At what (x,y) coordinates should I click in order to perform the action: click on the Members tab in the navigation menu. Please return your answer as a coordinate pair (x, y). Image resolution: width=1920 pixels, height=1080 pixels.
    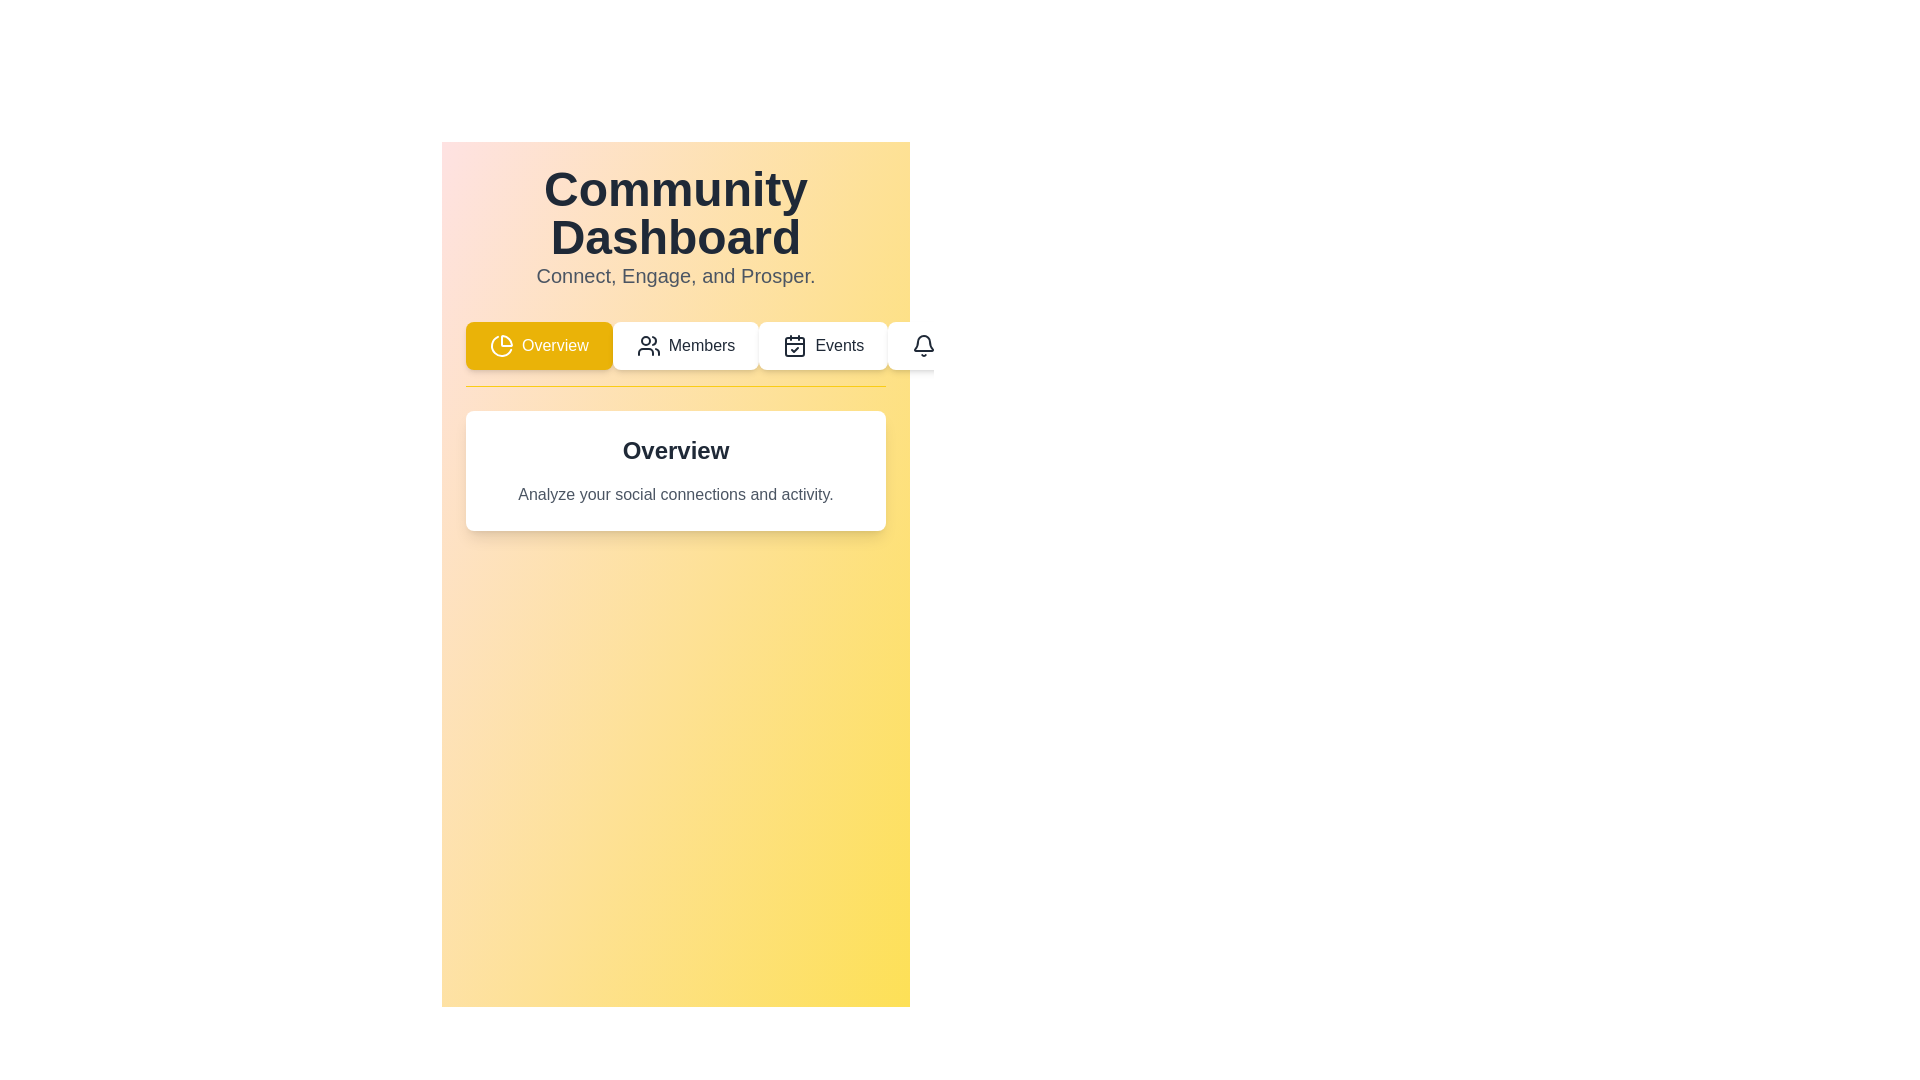
    Looking at the image, I should click on (686, 345).